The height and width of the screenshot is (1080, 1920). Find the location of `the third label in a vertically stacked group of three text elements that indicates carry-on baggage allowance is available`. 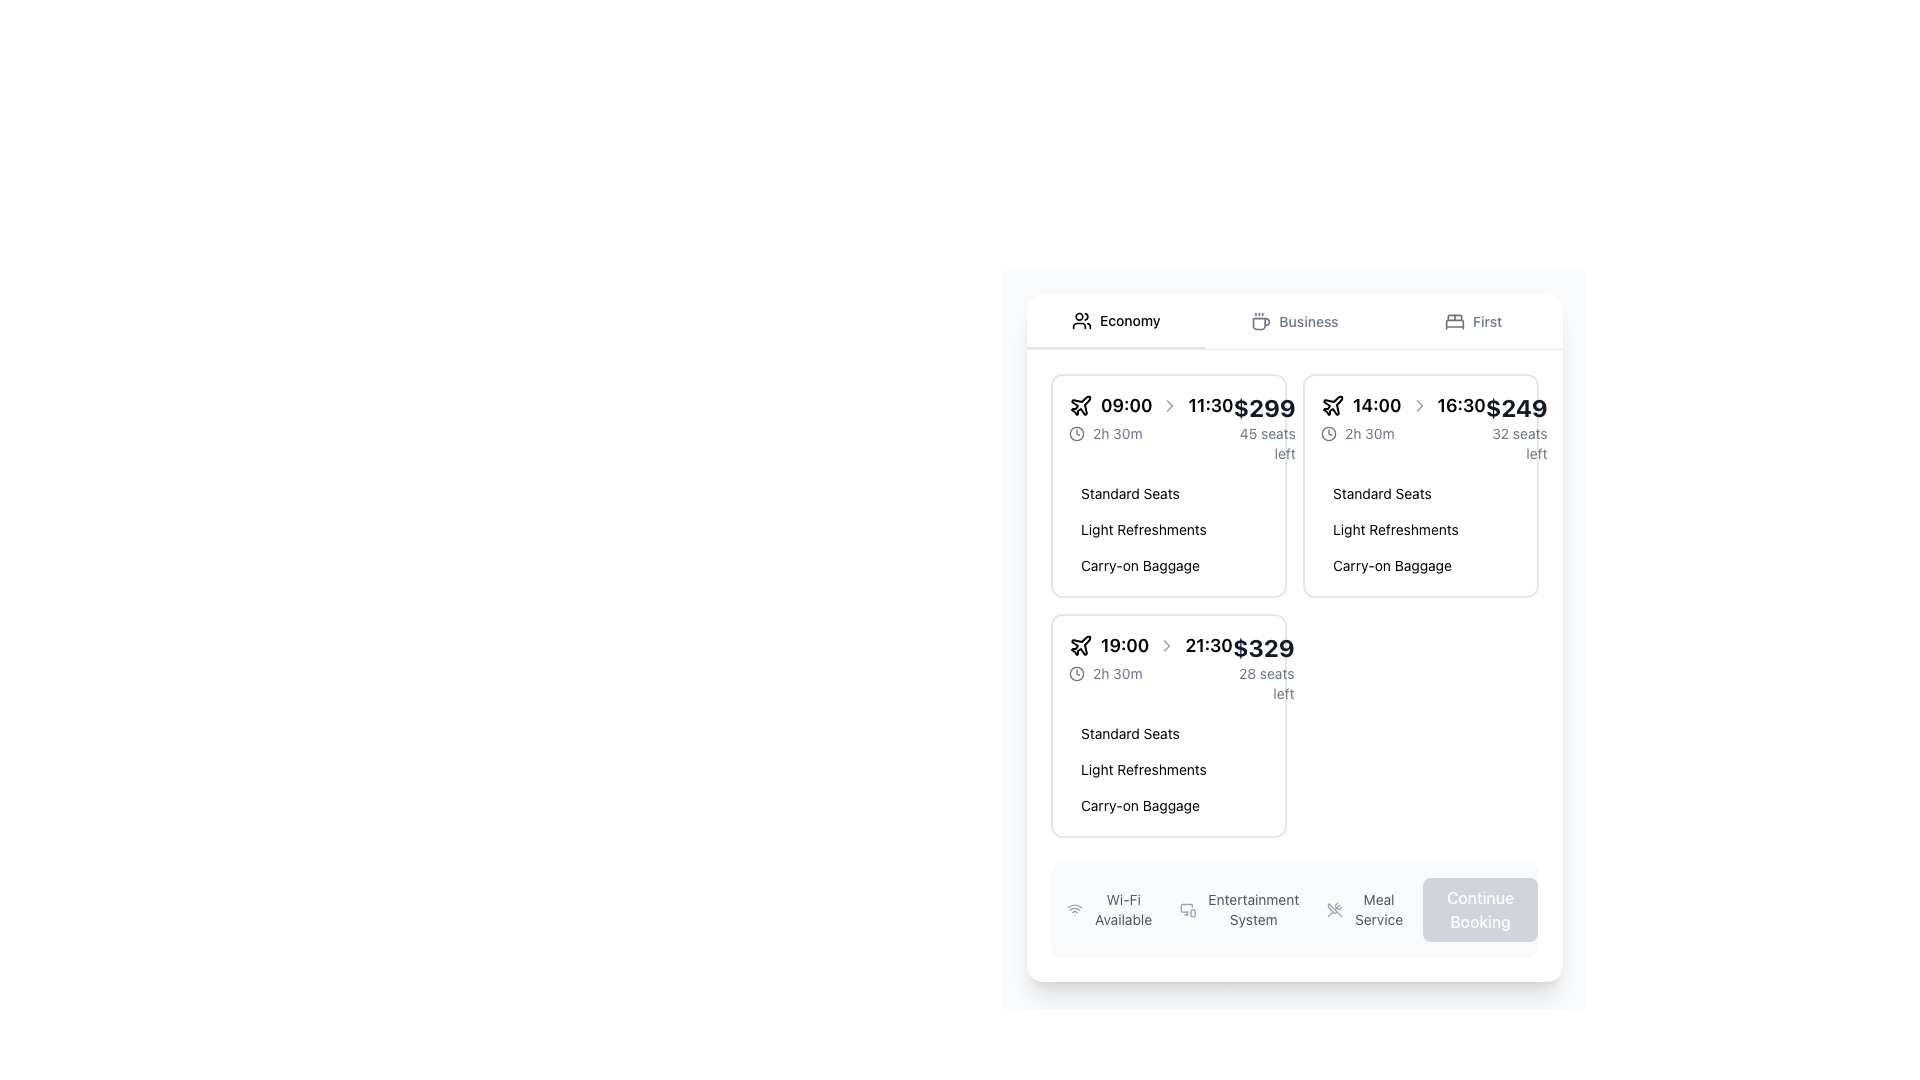

the third label in a vertically stacked group of three text elements that indicates carry-on baggage allowance is available is located at coordinates (1140, 566).